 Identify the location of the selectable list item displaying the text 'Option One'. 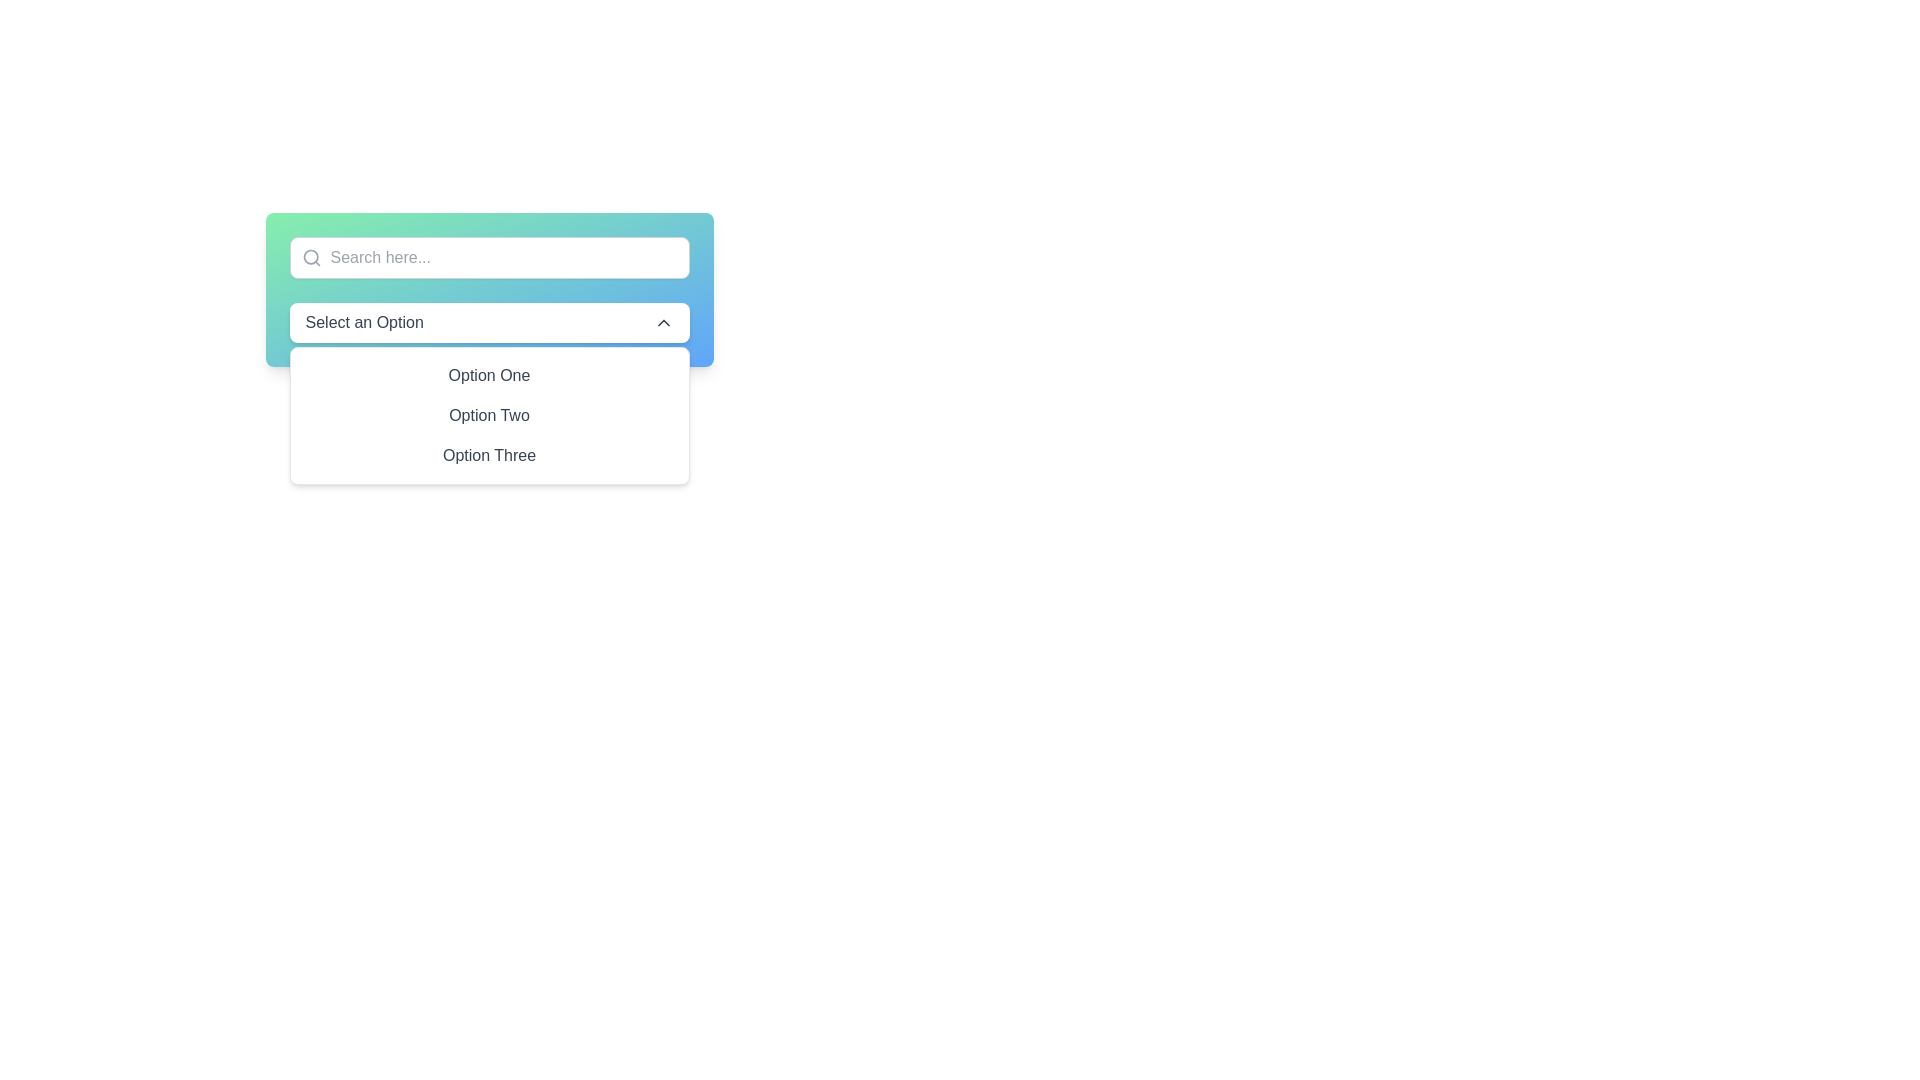
(489, 375).